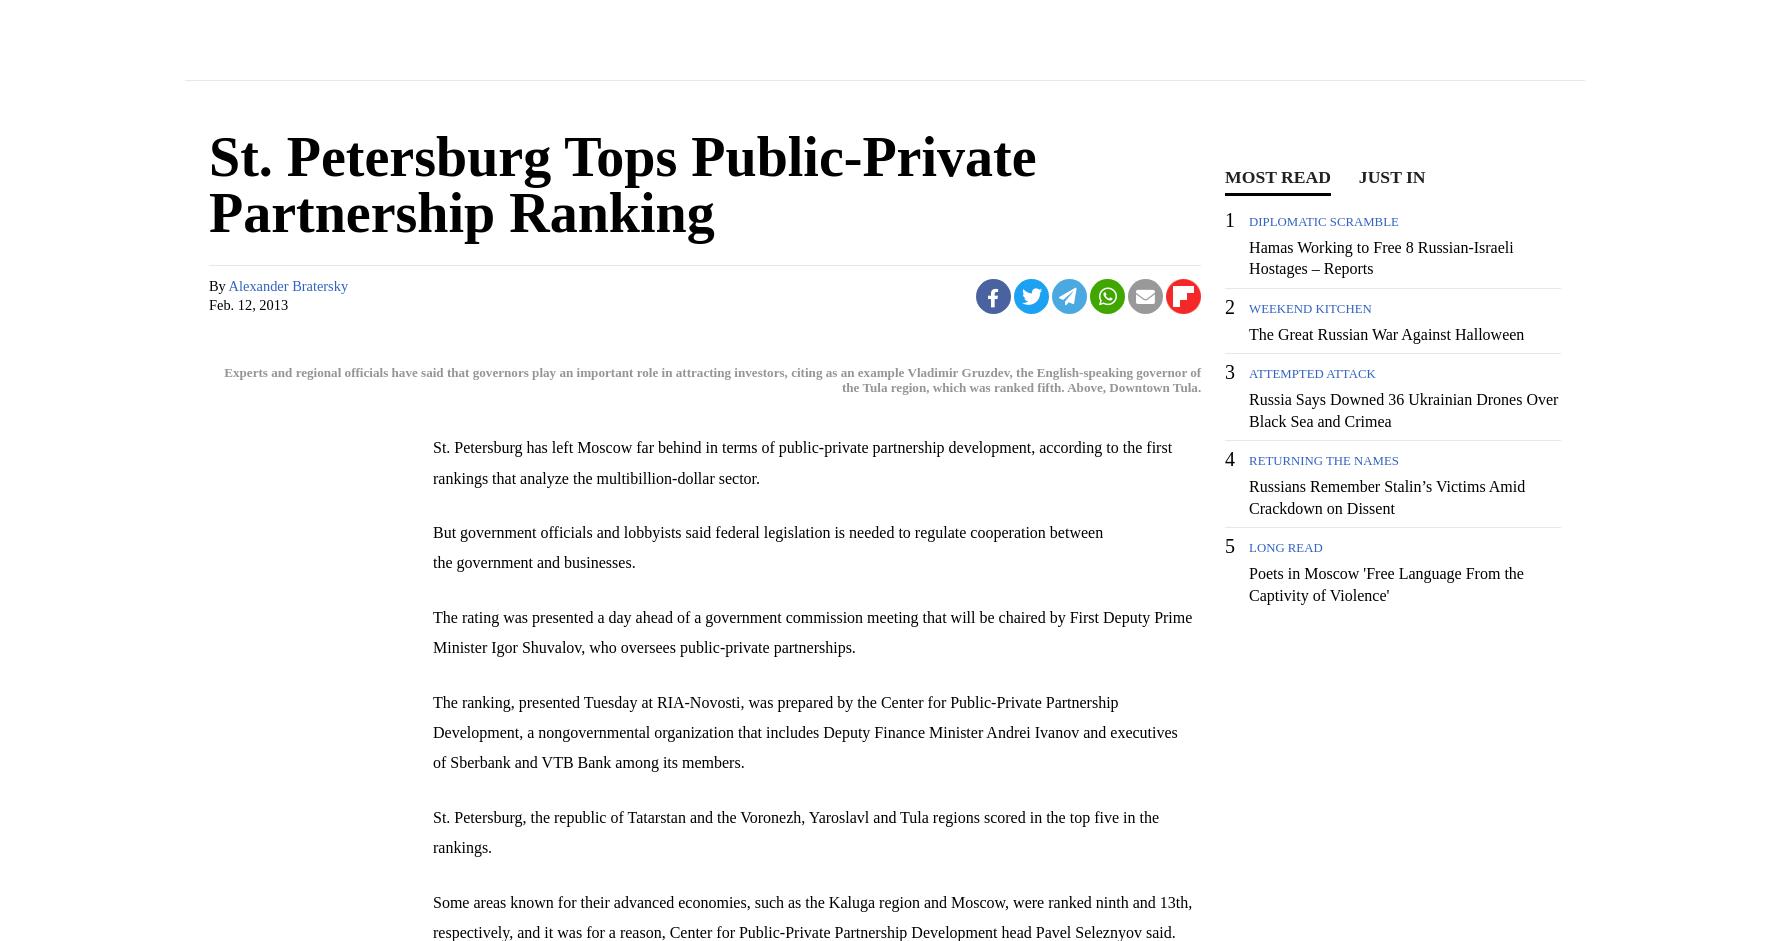 This screenshot has width=1770, height=941. What do you see at coordinates (1228, 217) in the screenshot?
I see `'1'` at bounding box center [1228, 217].